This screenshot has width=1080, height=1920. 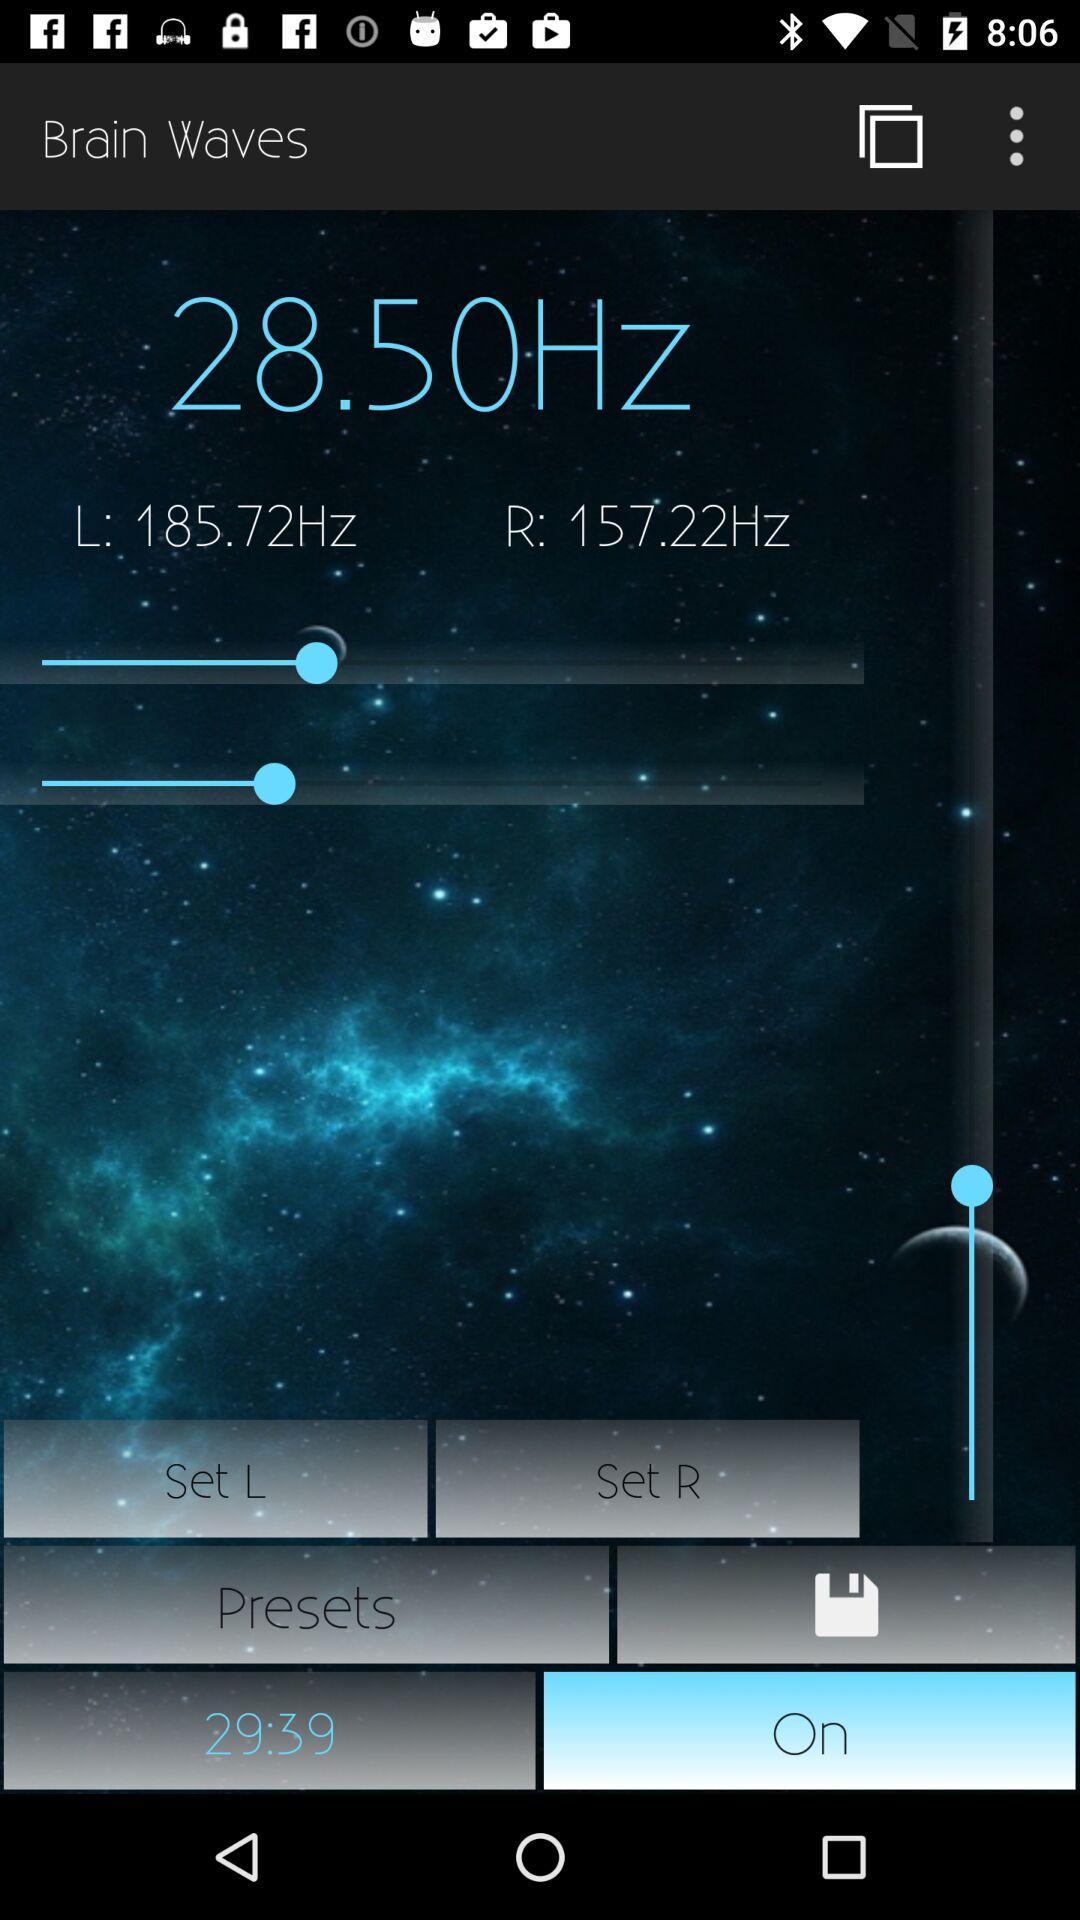 I want to click on the item above the presets item, so click(x=648, y=1478).